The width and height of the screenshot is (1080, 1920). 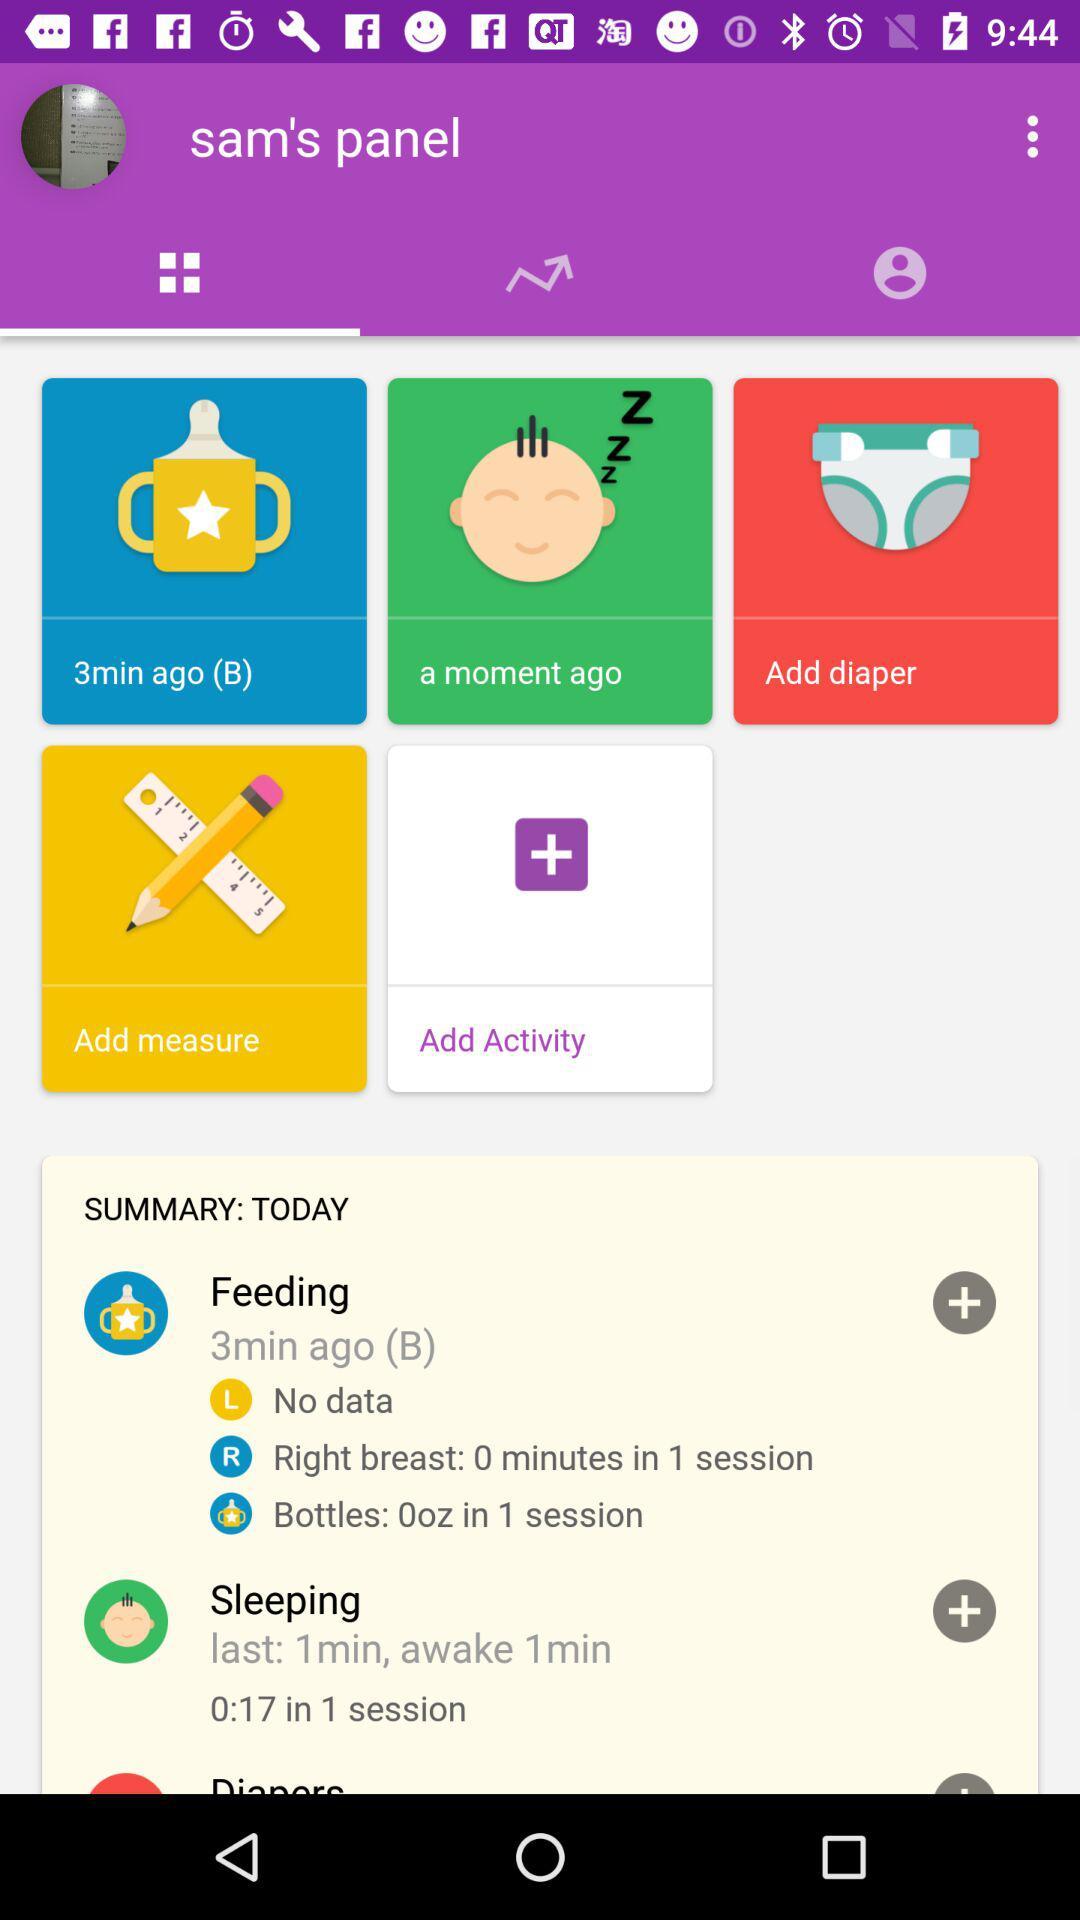 I want to click on sleeping time, so click(x=963, y=1611).